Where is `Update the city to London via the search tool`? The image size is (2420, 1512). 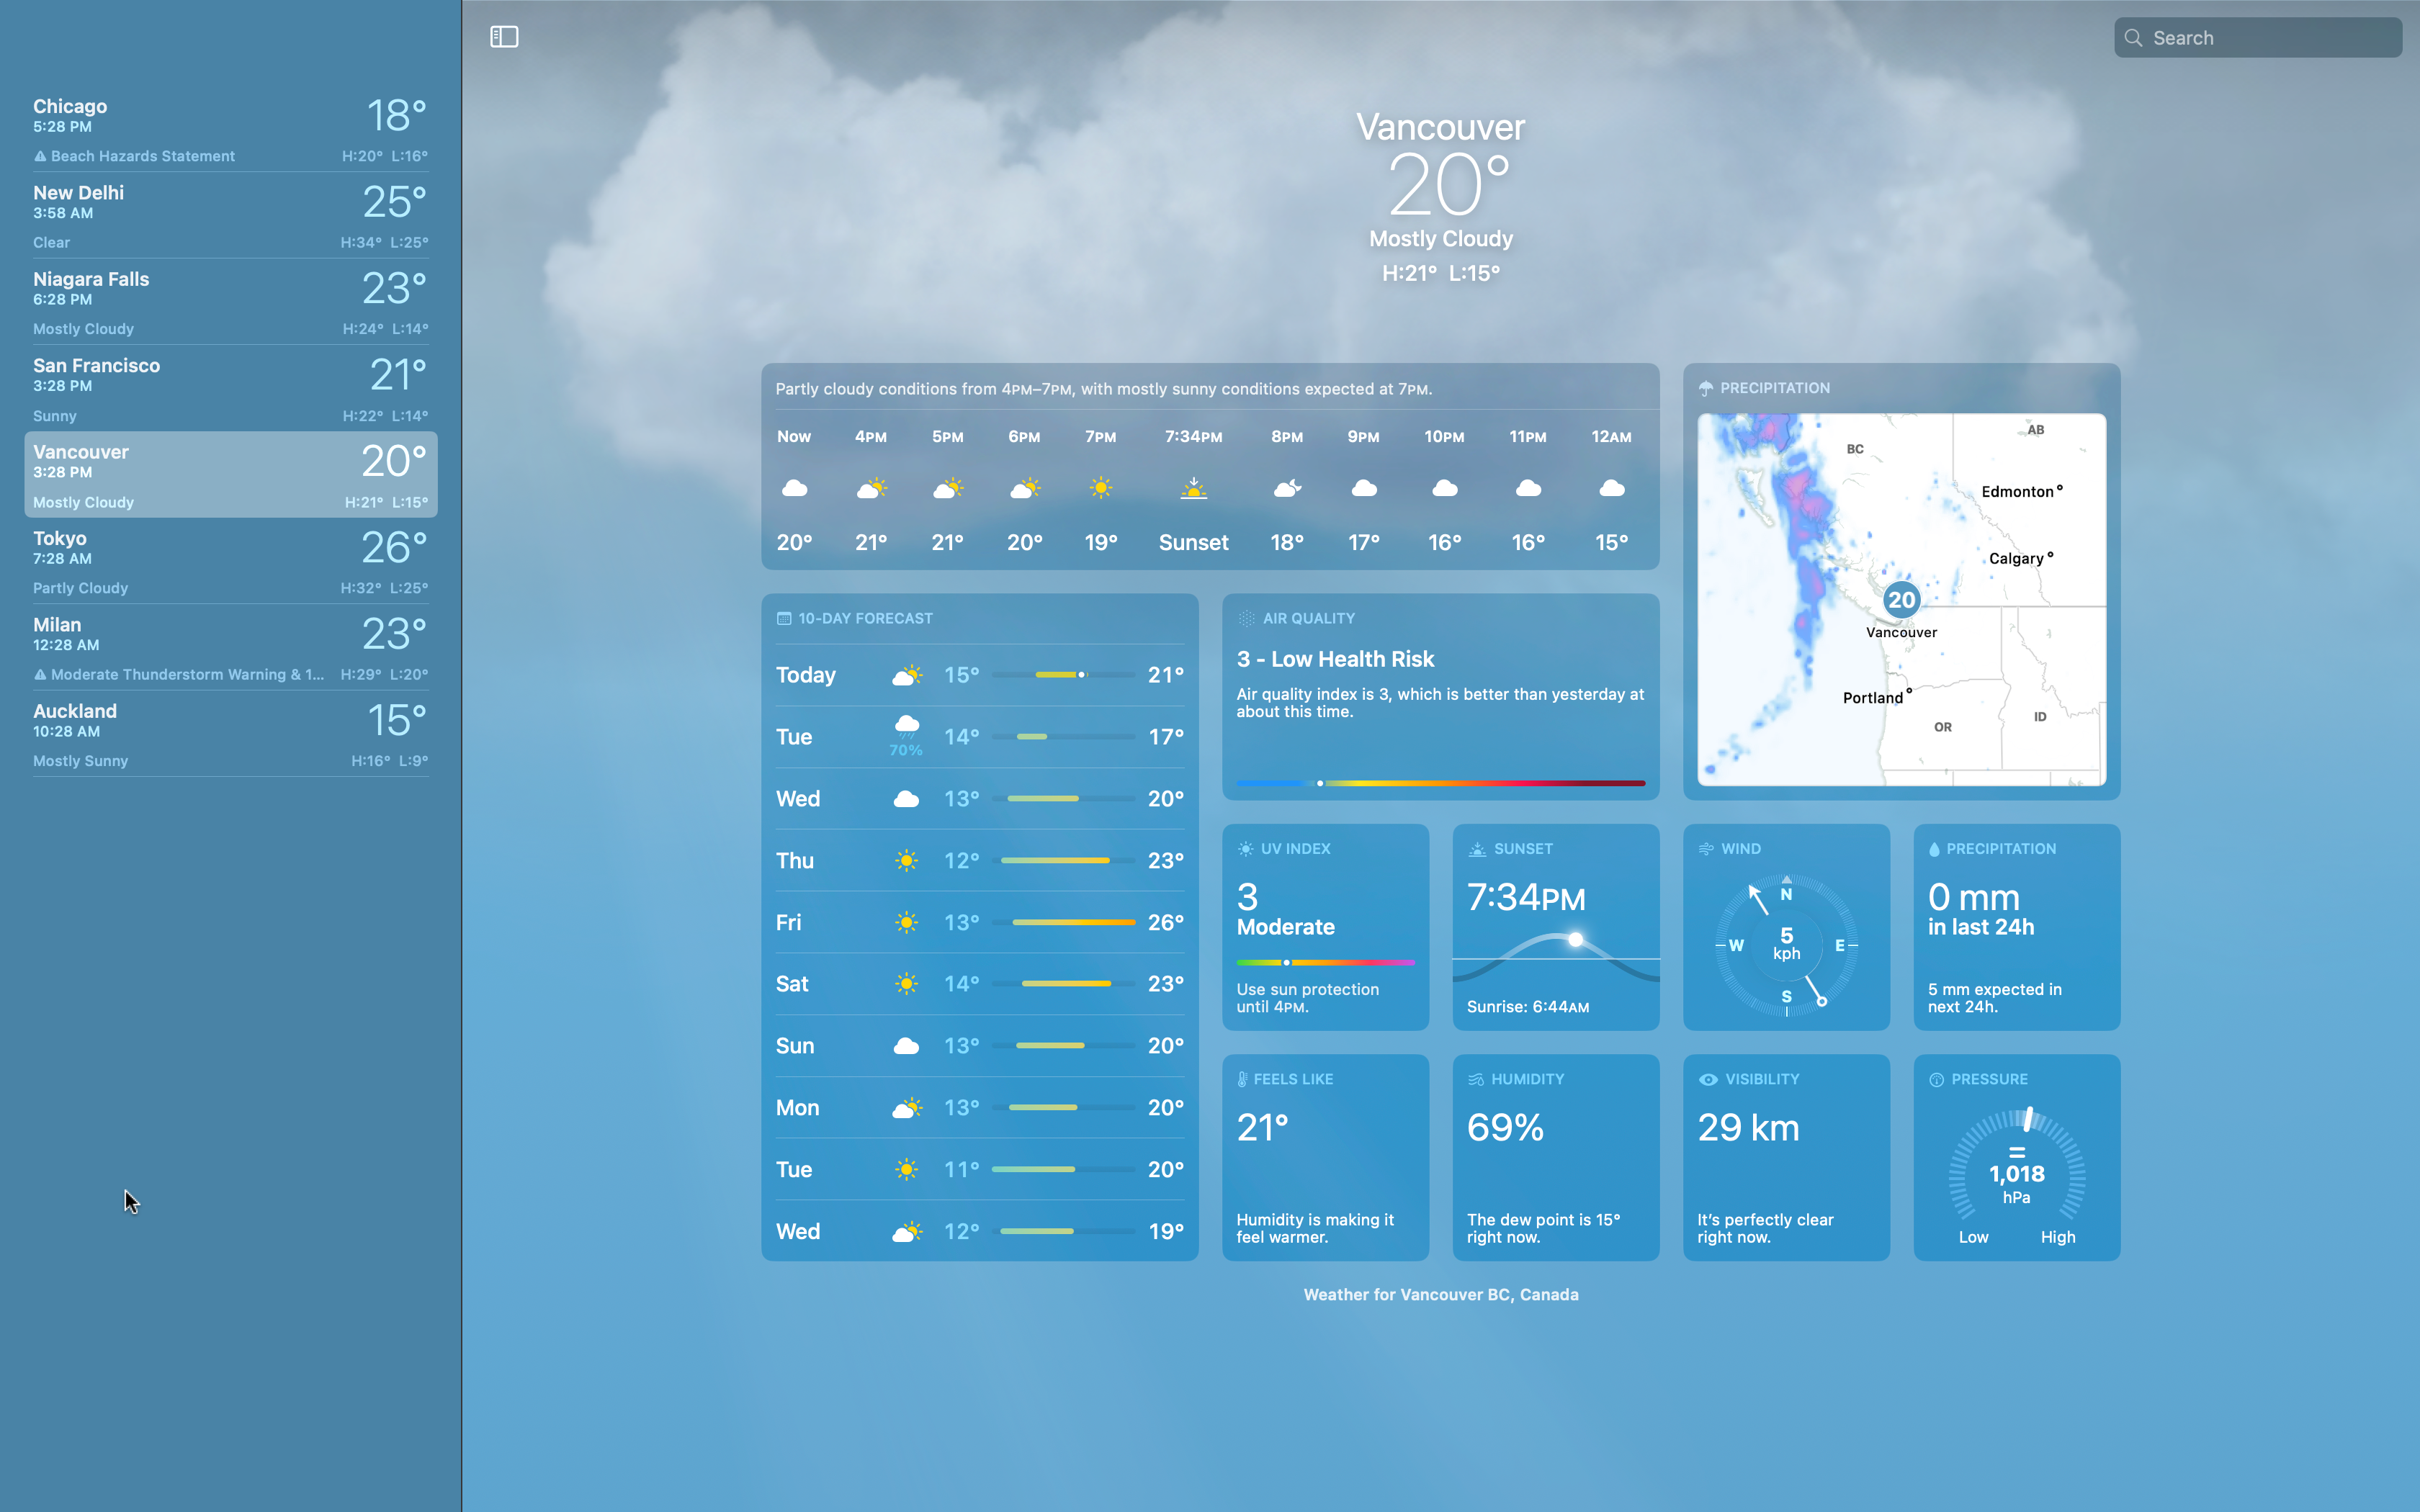
Update the city to London via the search tool is located at coordinates (2272, 35).